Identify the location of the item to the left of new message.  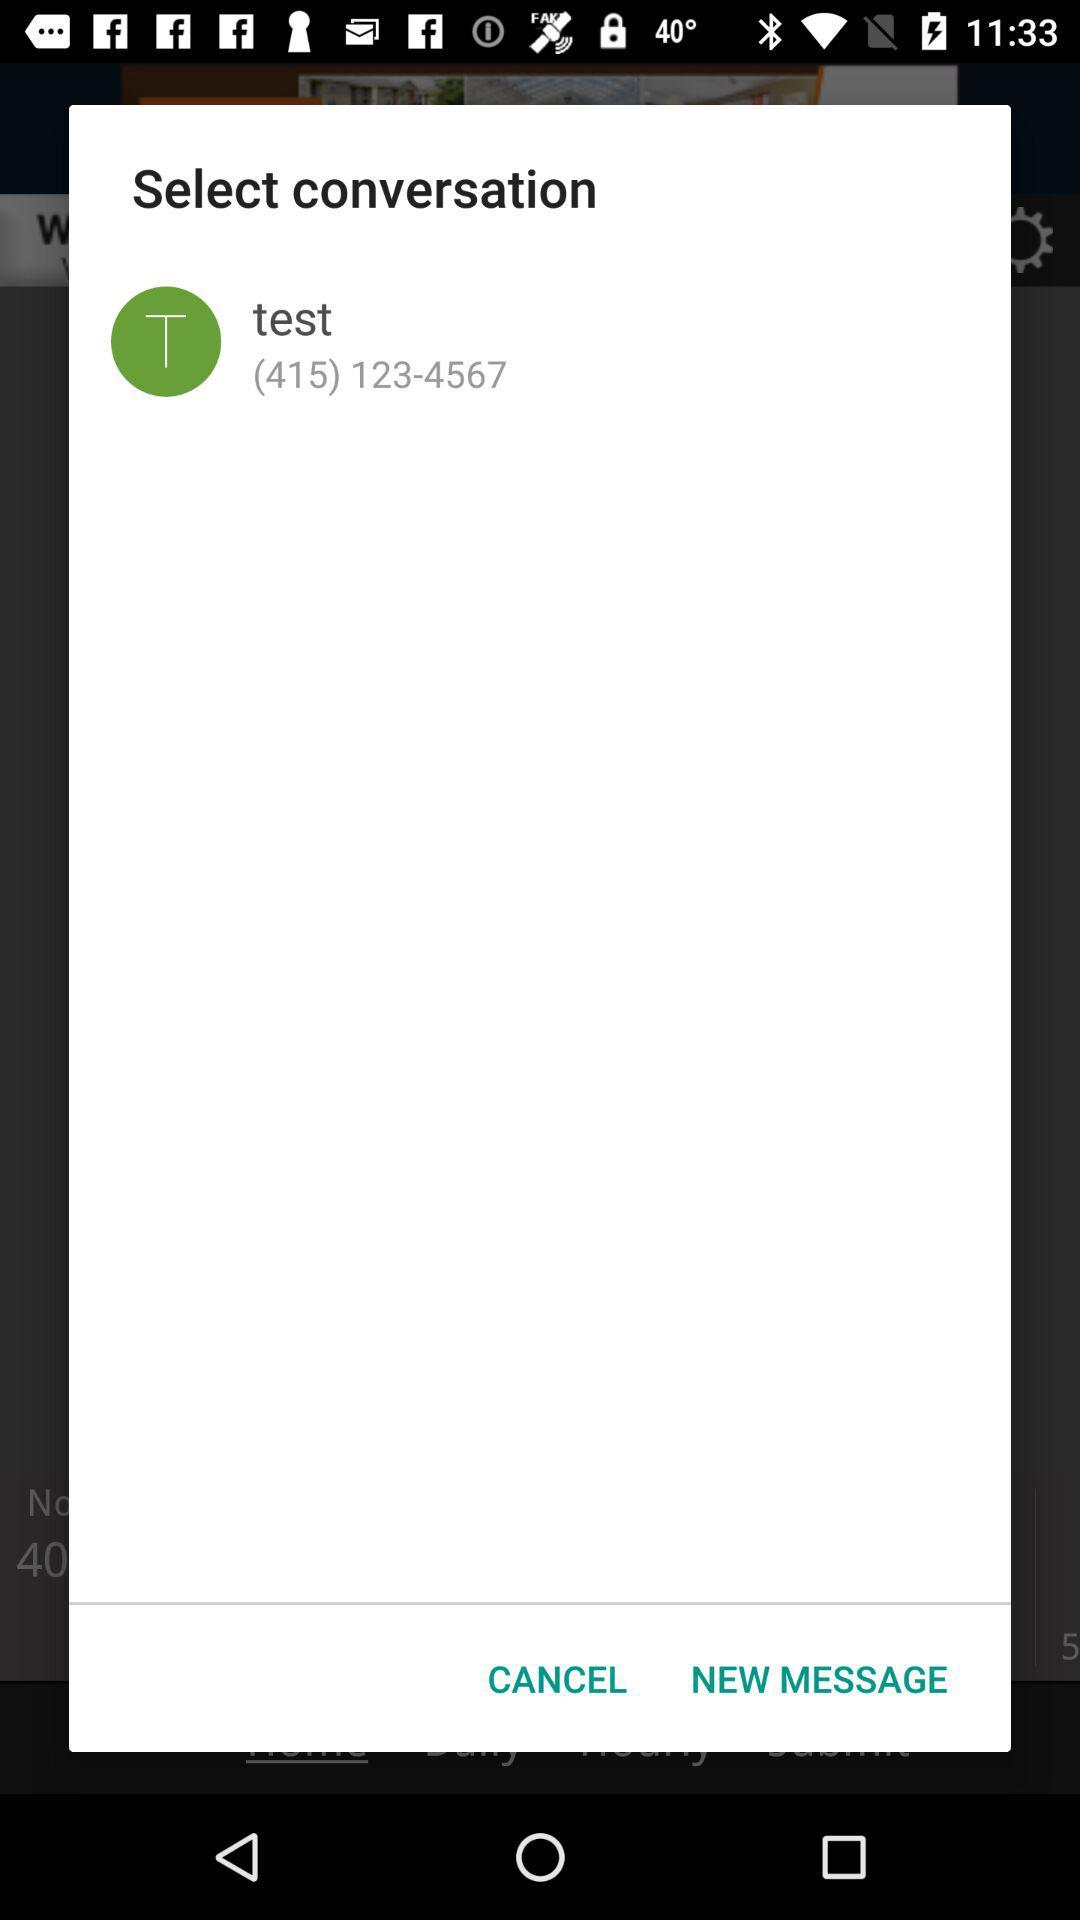
(557, 1678).